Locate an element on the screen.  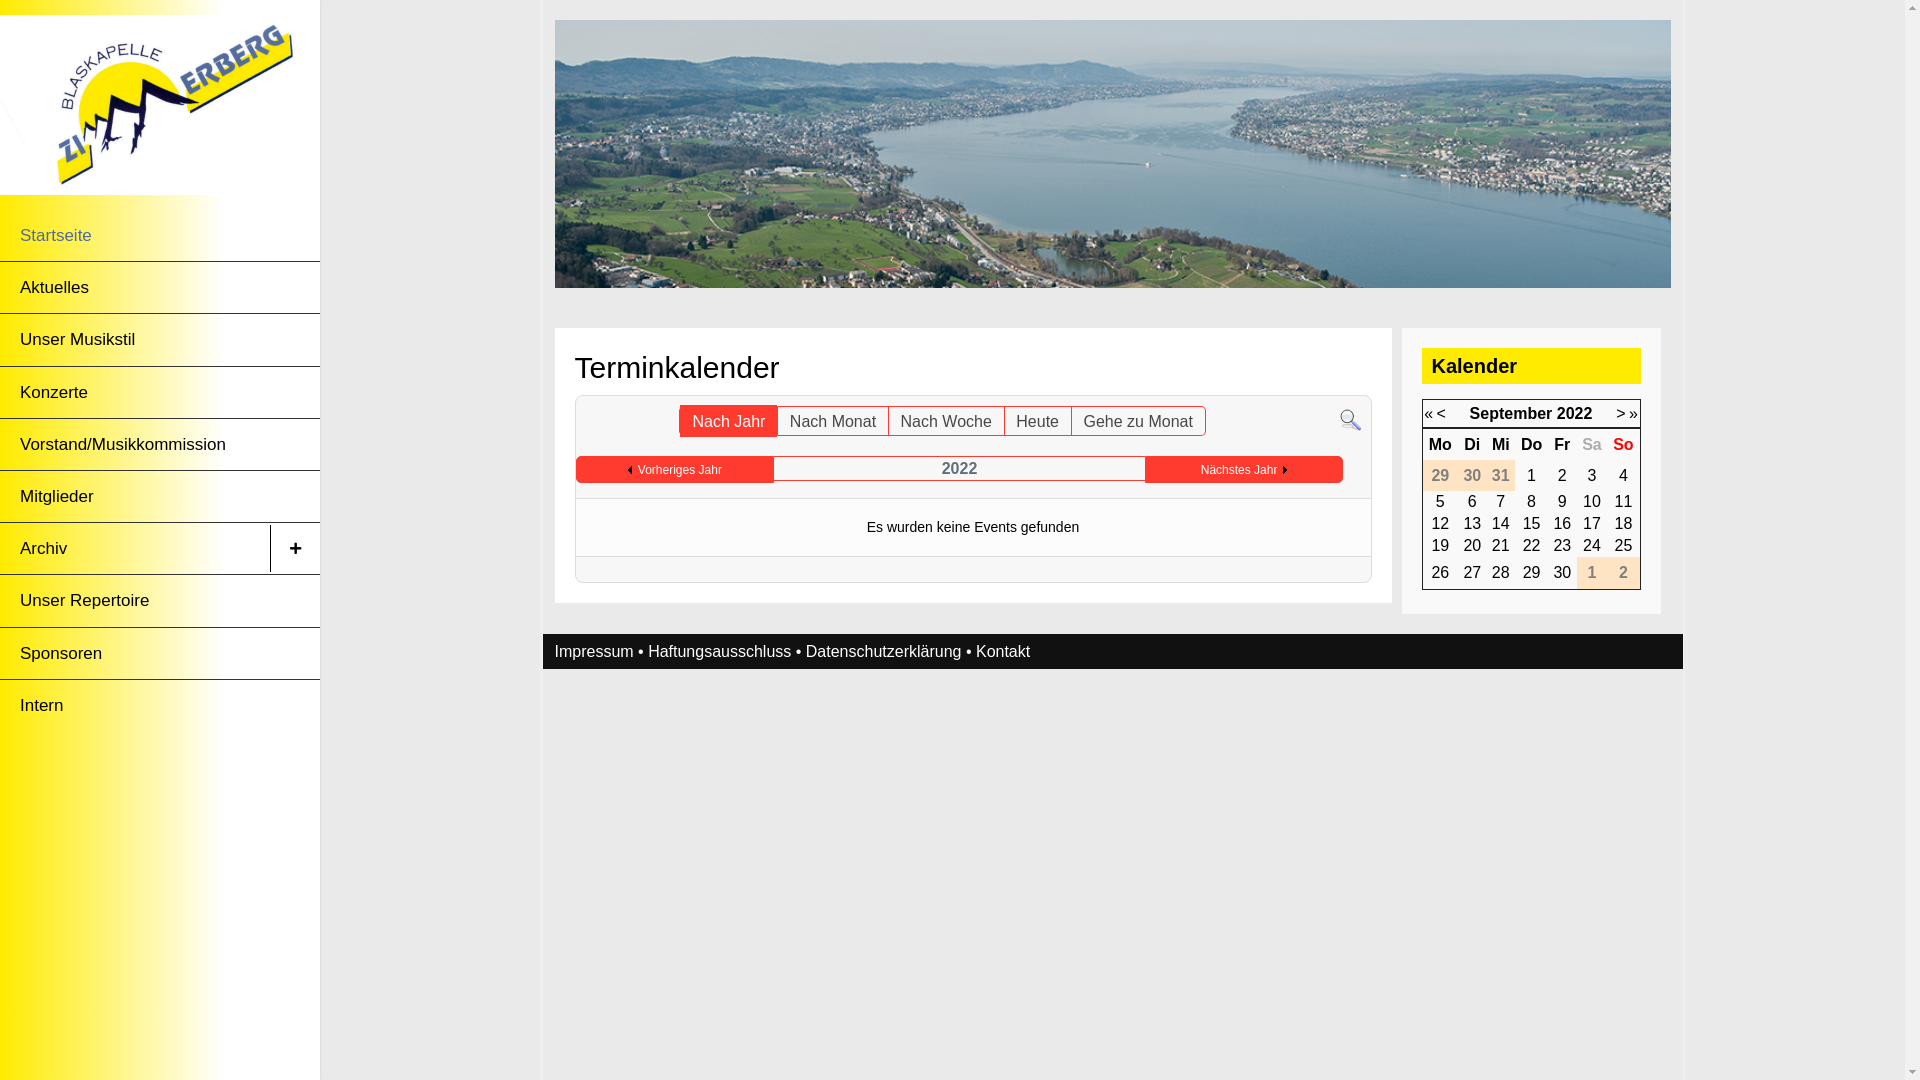
'4' is located at coordinates (1618, 475).